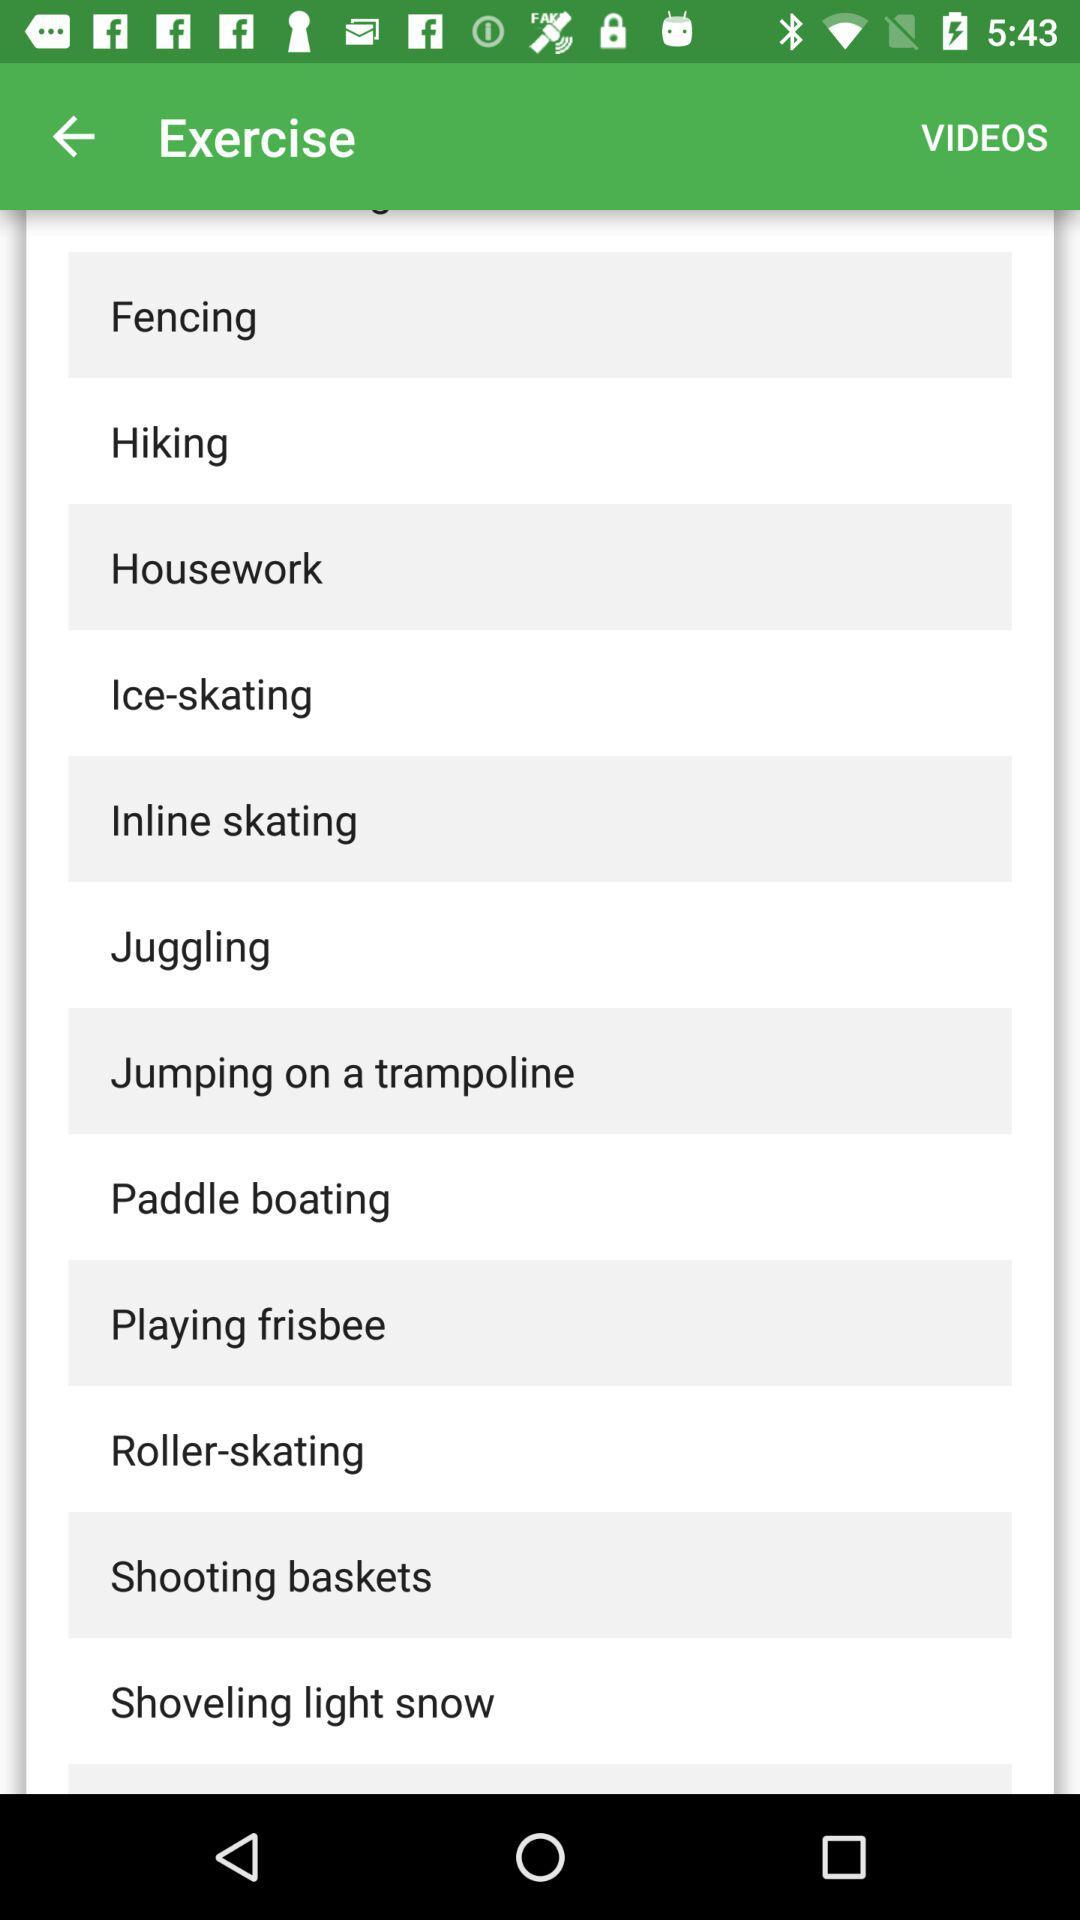  What do you see at coordinates (983, 135) in the screenshot?
I see `item to the right of the exercise item` at bounding box center [983, 135].